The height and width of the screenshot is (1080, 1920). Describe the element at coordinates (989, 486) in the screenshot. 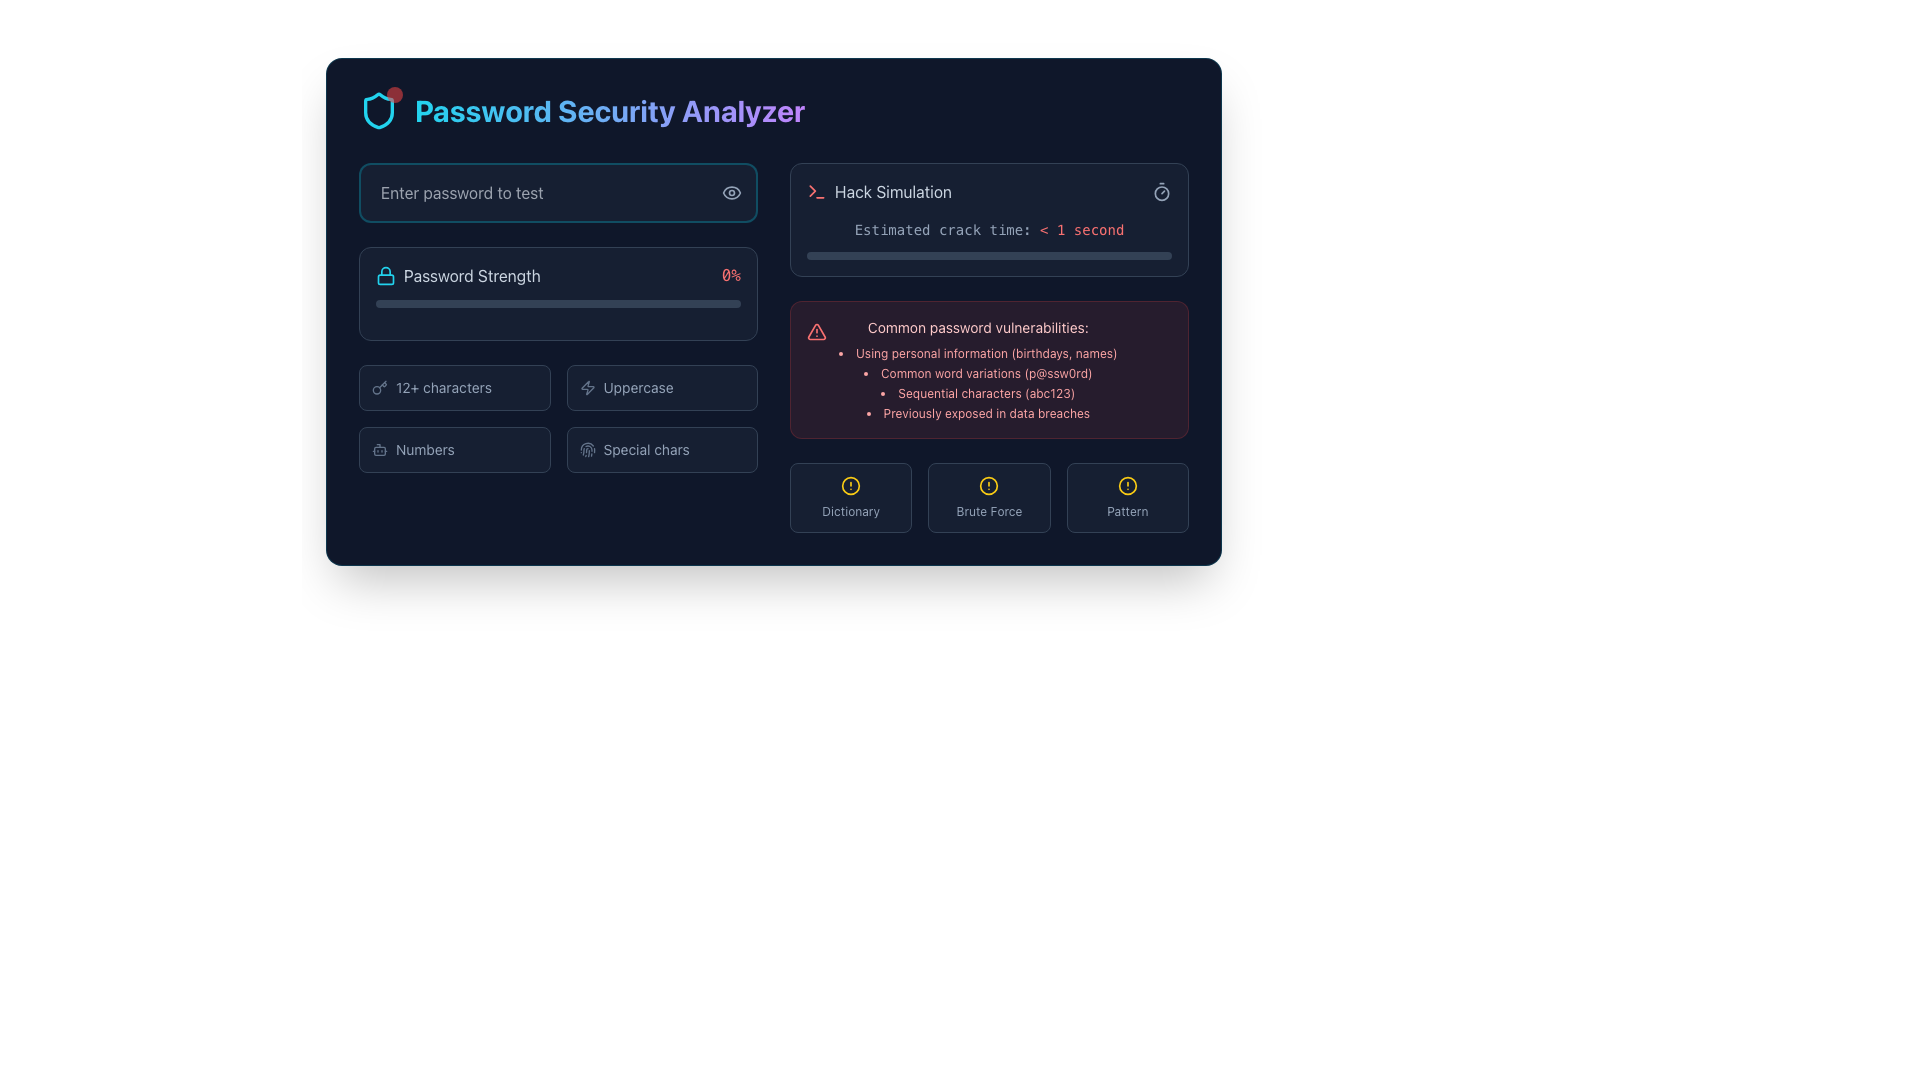

I see `the alert icon representing the 'Brute Force' category, located at the bottom center of the interface, between 'Dictionary' and 'Pattern'` at that location.